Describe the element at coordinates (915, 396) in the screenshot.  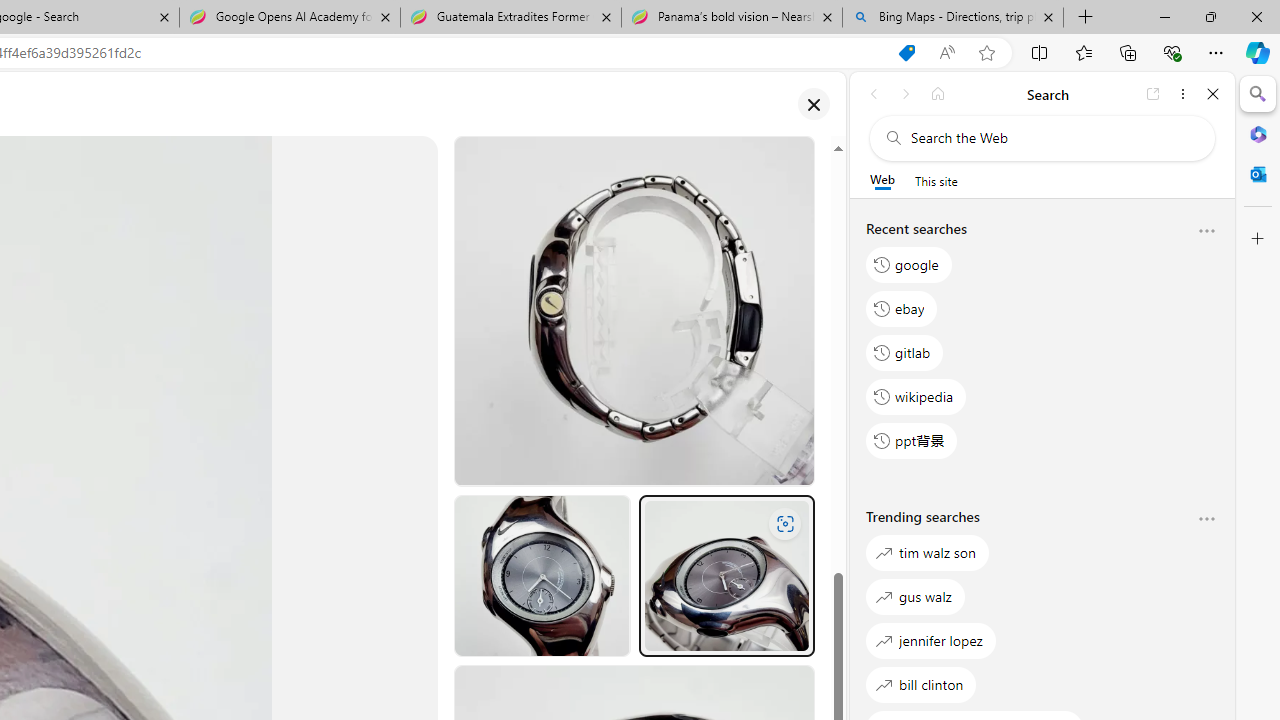
I see `'wikipedia'` at that location.